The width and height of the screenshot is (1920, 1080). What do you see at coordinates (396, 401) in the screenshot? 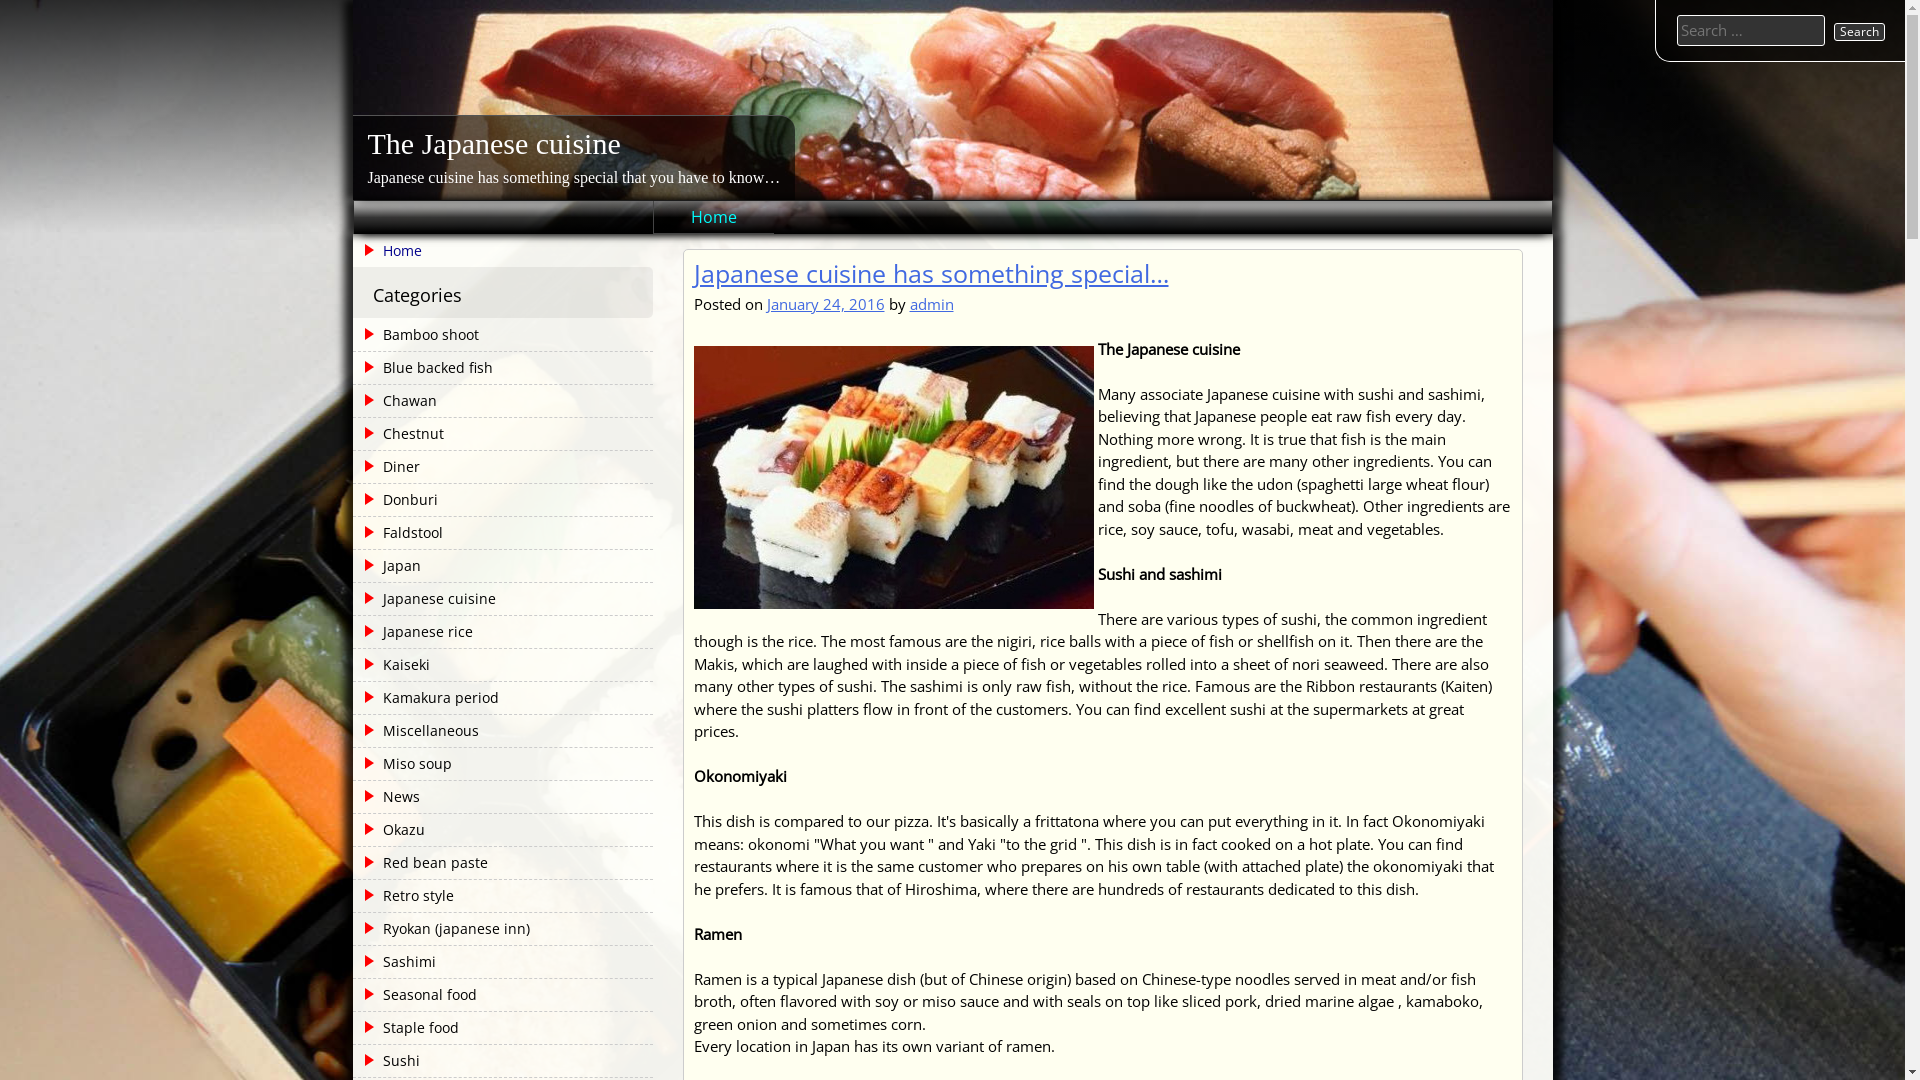
I see `'Chawan'` at bounding box center [396, 401].